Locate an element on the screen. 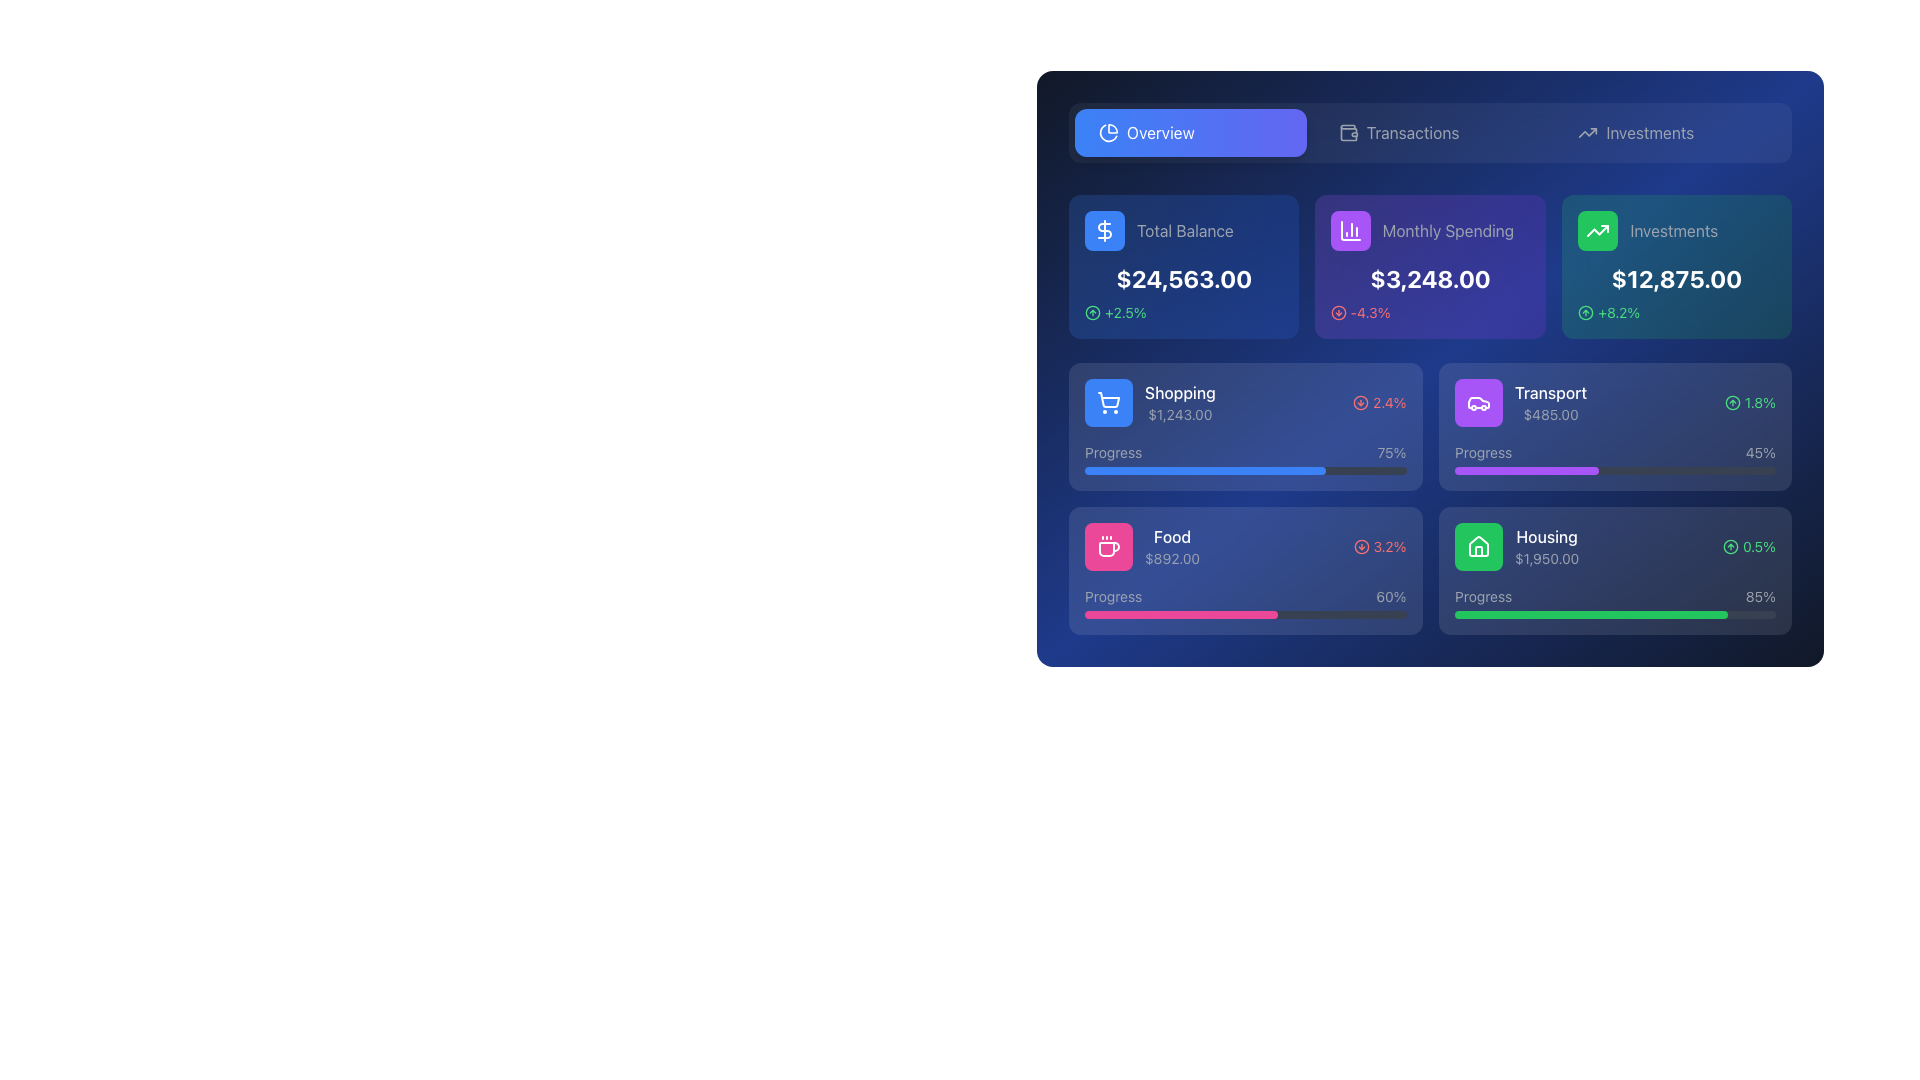 The height and width of the screenshot is (1080, 1920). information displayed in the text label showing '2.4%' in red color, indicating a negative trend, located in the lower-left section of the 'Shopping' category card is located at coordinates (1388, 402).